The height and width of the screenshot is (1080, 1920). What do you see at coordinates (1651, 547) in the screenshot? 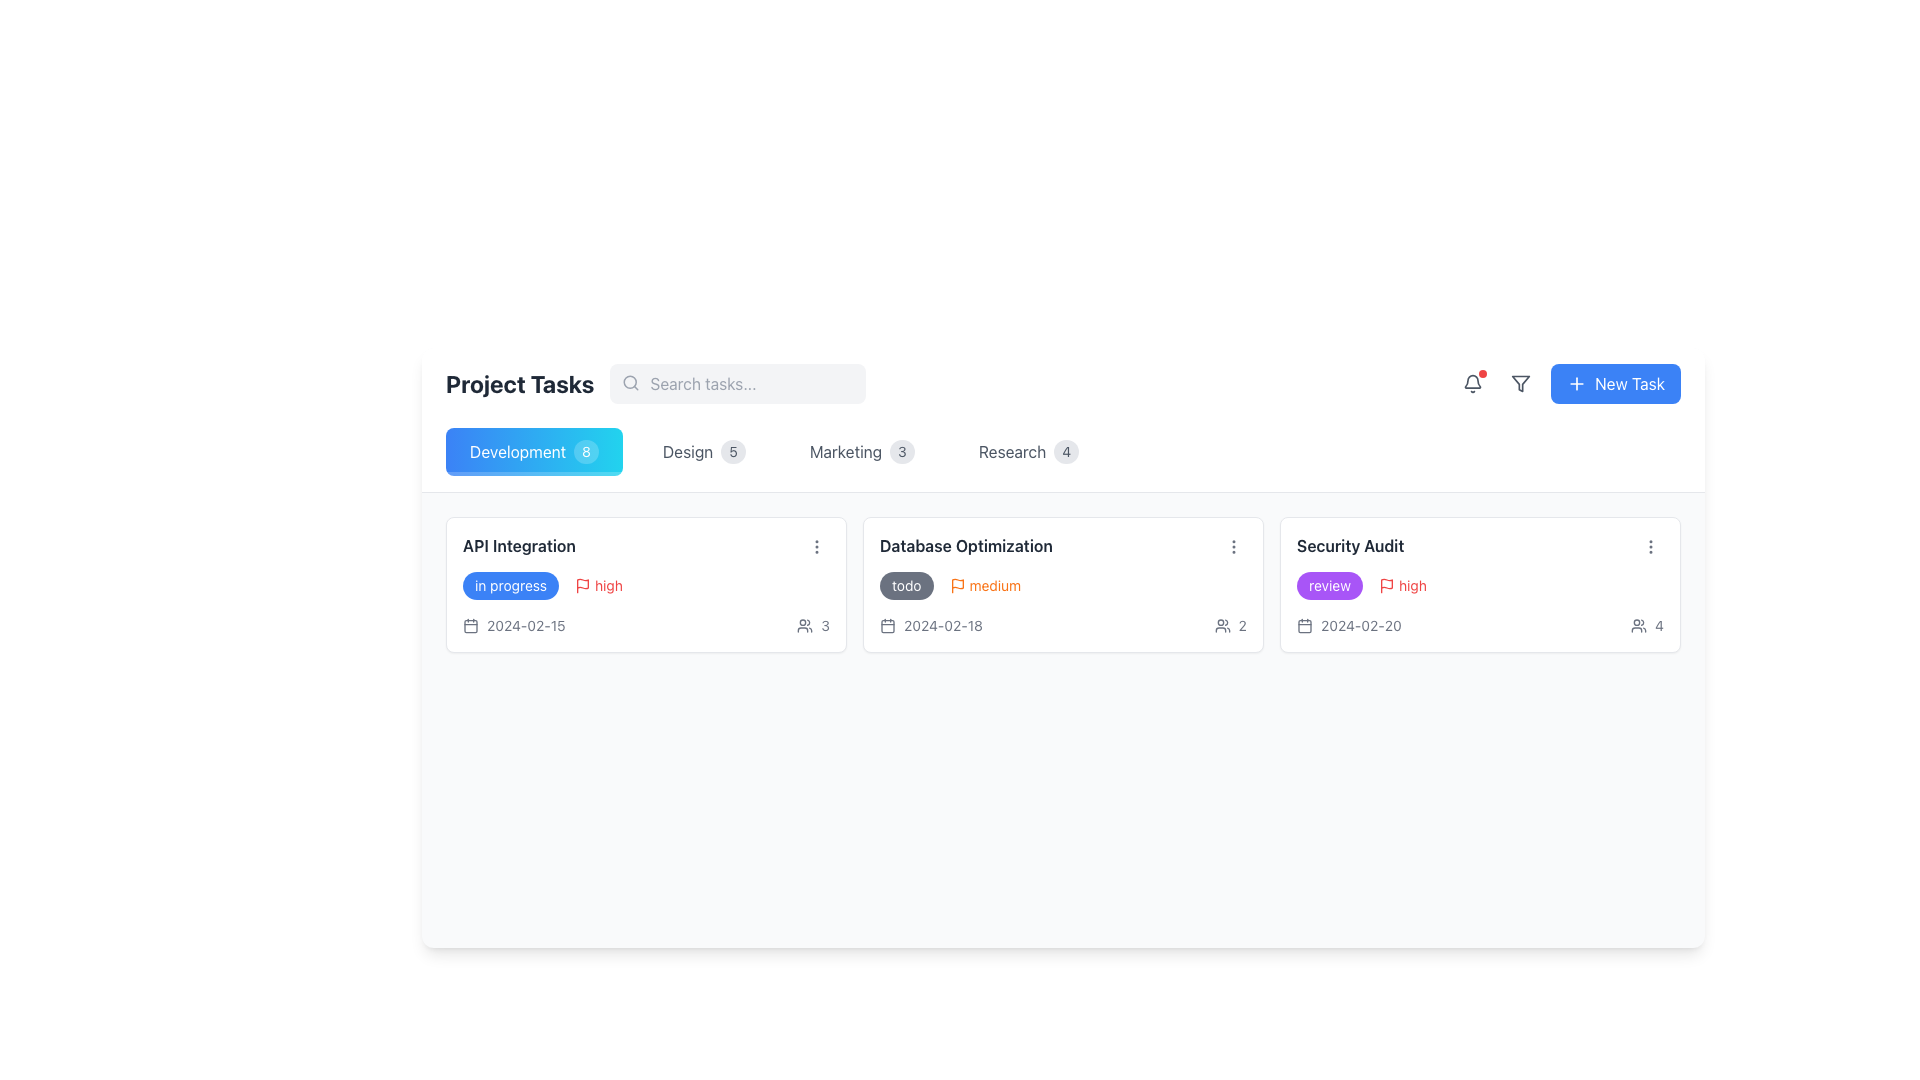
I see `the vertical ellipsis icon in the top-right corner of the 'Security Audit' card` at bounding box center [1651, 547].